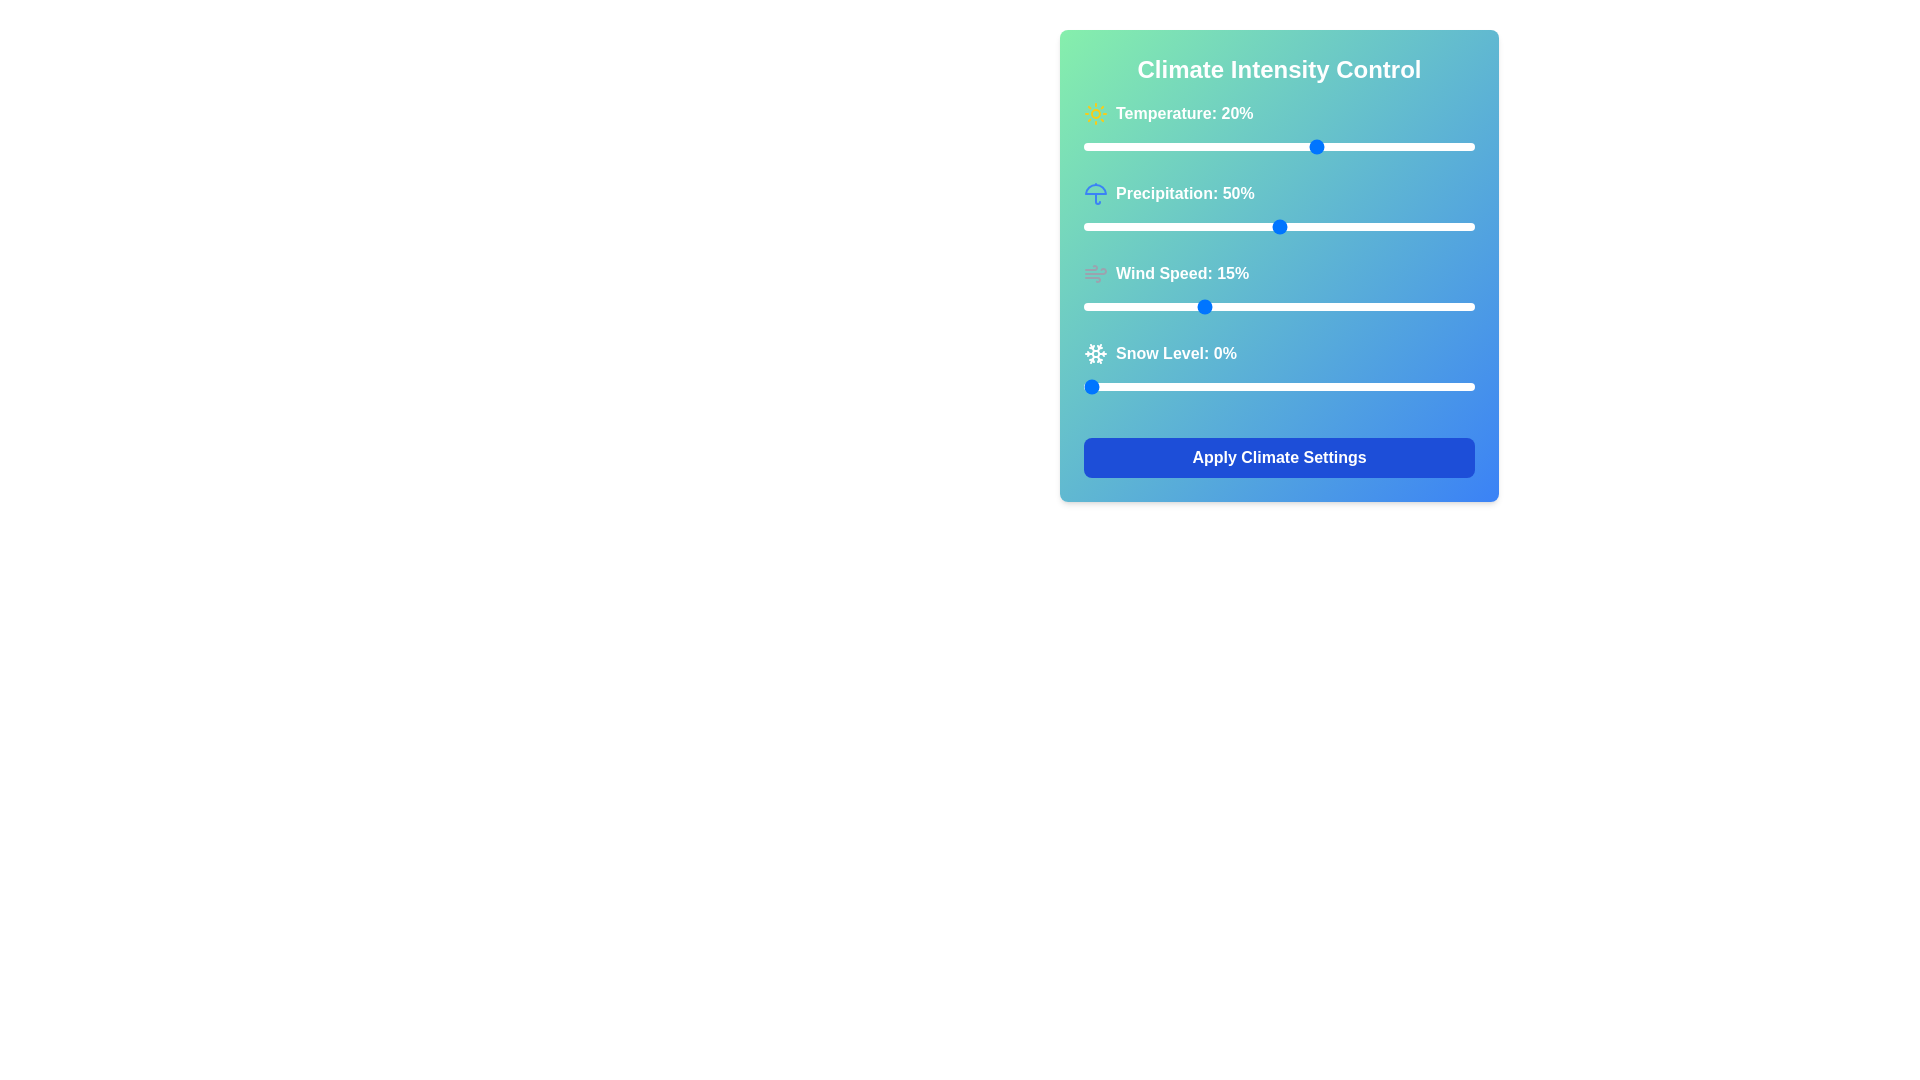  Describe the element at coordinates (1387, 145) in the screenshot. I see `the temperature slider` at that location.